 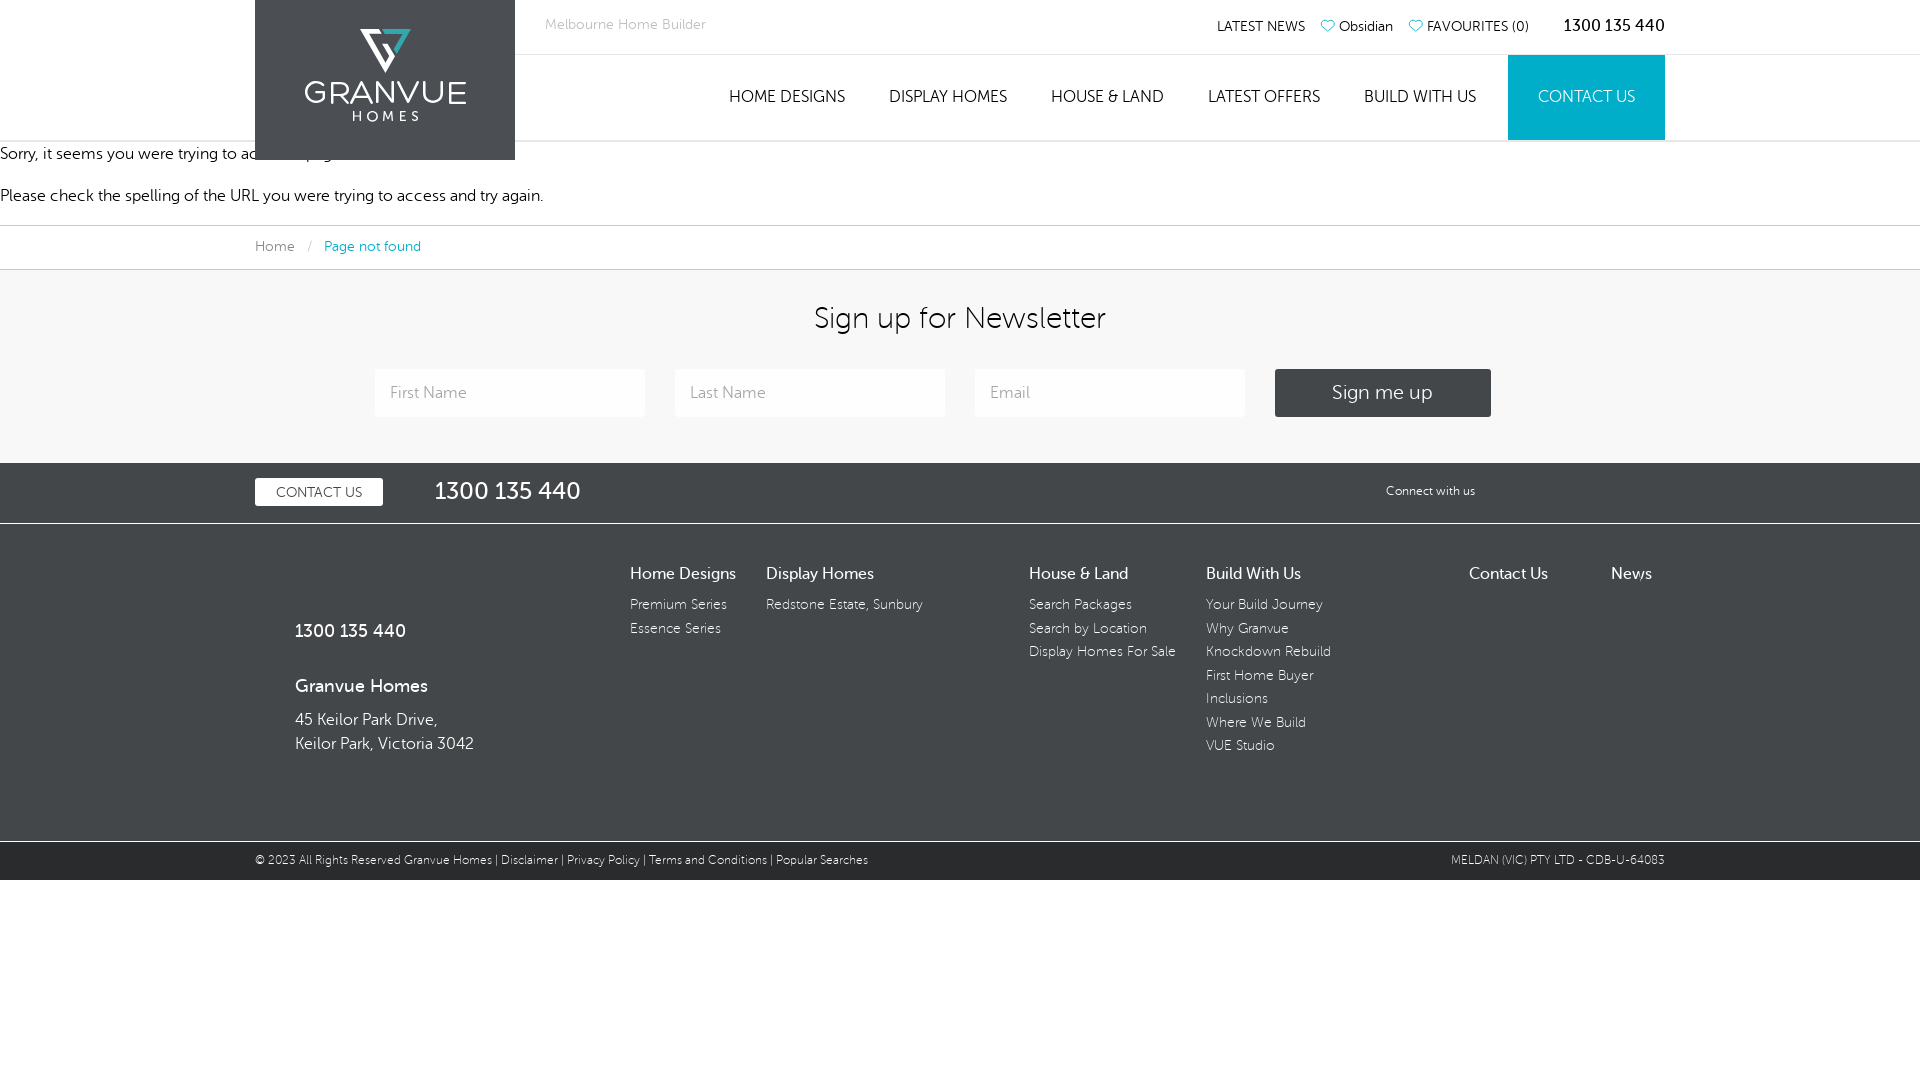 What do you see at coordinates (786, 97) in the screenshot?
I see `'HOME DESIGNS'` at bounding box center [786, 97].